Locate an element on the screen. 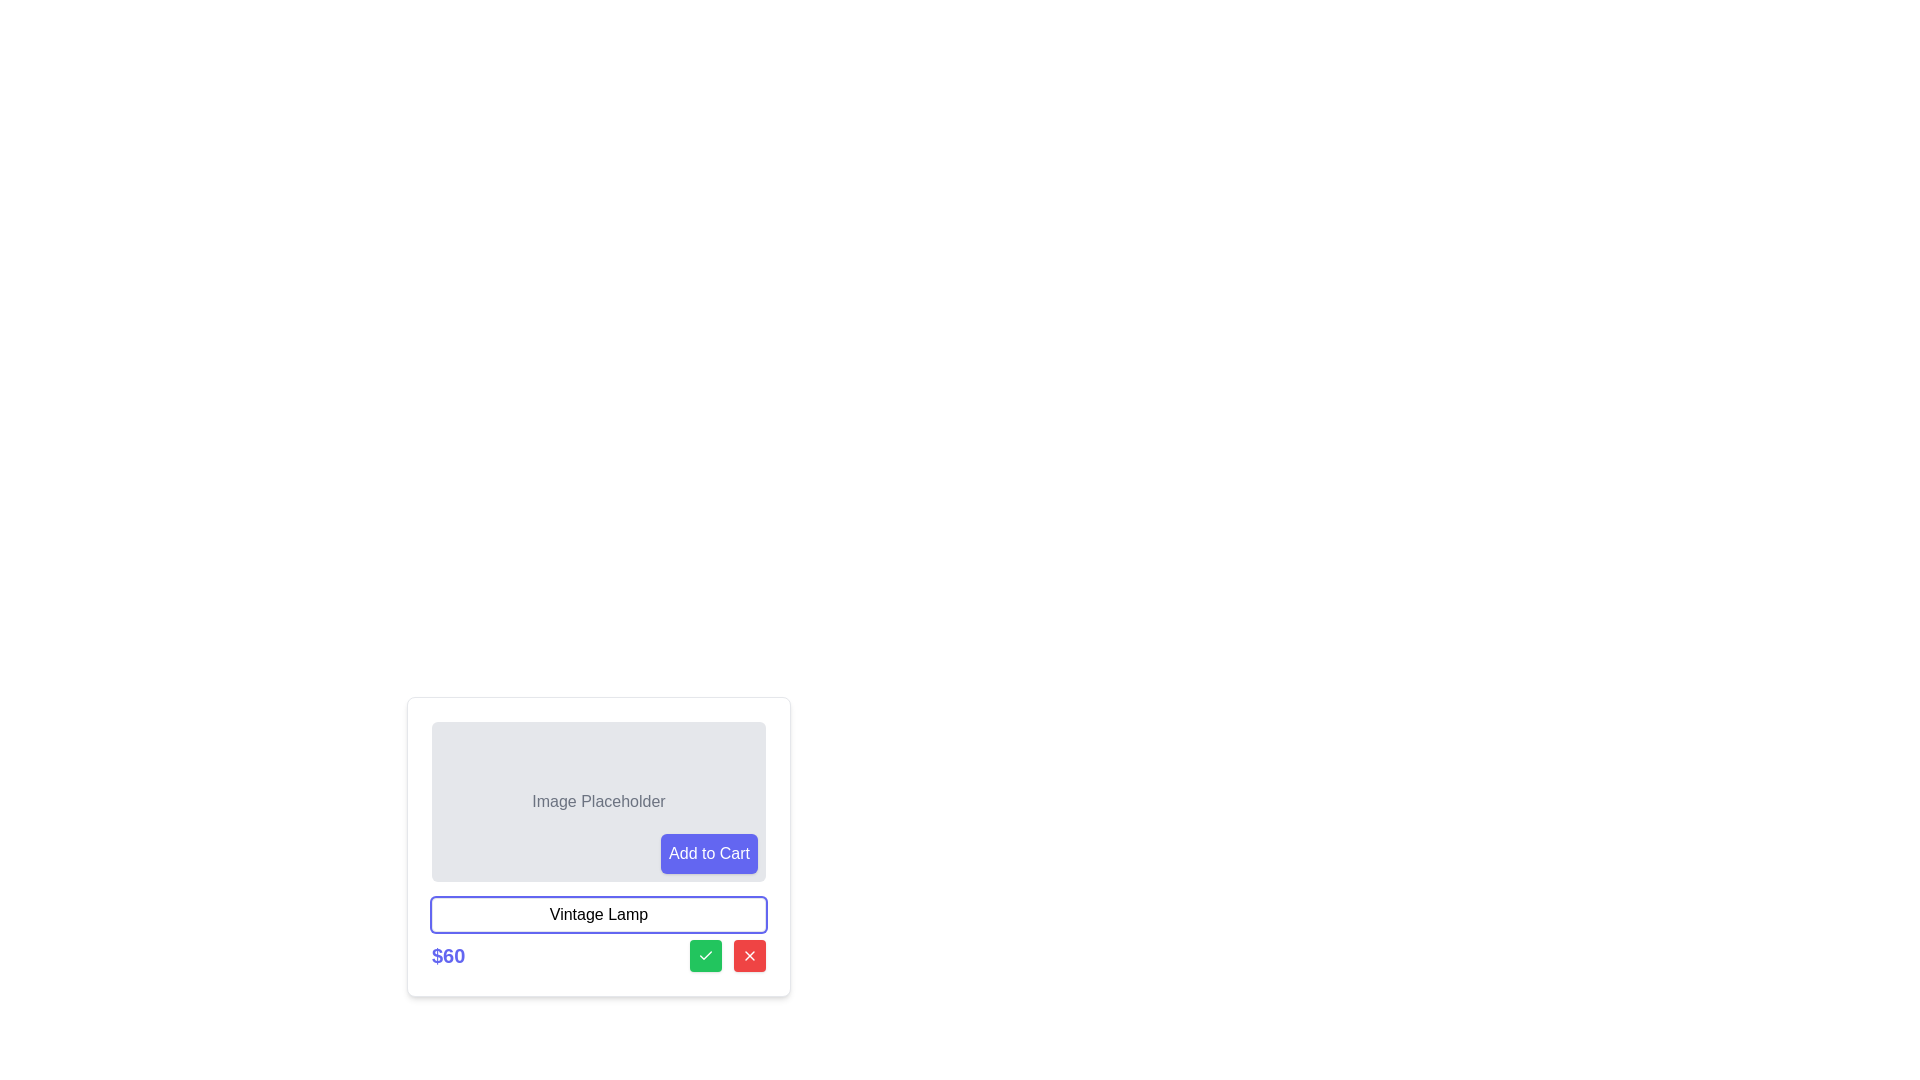 The image size is (1920, 1080). the pricing display element which includes a bold blue text label showing '$60' and adjacent green and red action buttons for approval and rejection is located at coordinates (598, 955).